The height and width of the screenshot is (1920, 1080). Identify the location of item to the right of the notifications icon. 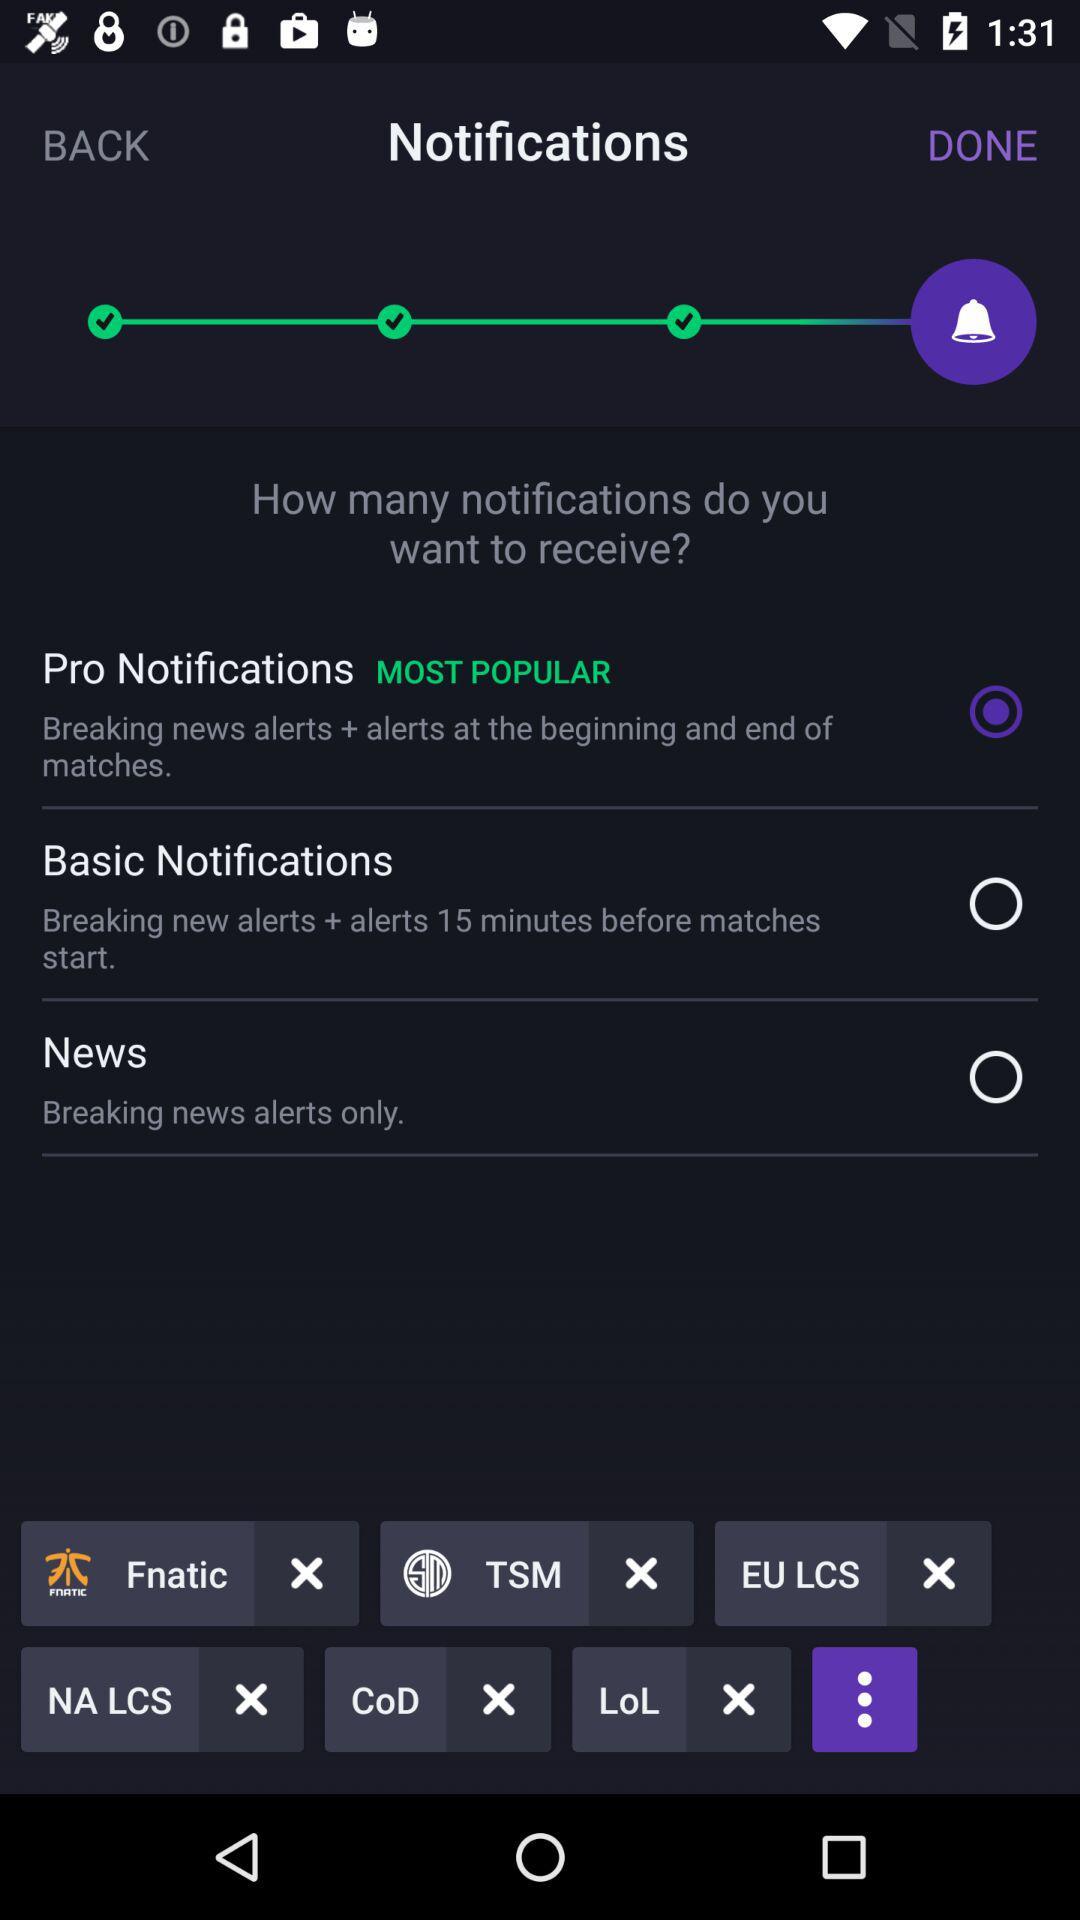
(981, 143).